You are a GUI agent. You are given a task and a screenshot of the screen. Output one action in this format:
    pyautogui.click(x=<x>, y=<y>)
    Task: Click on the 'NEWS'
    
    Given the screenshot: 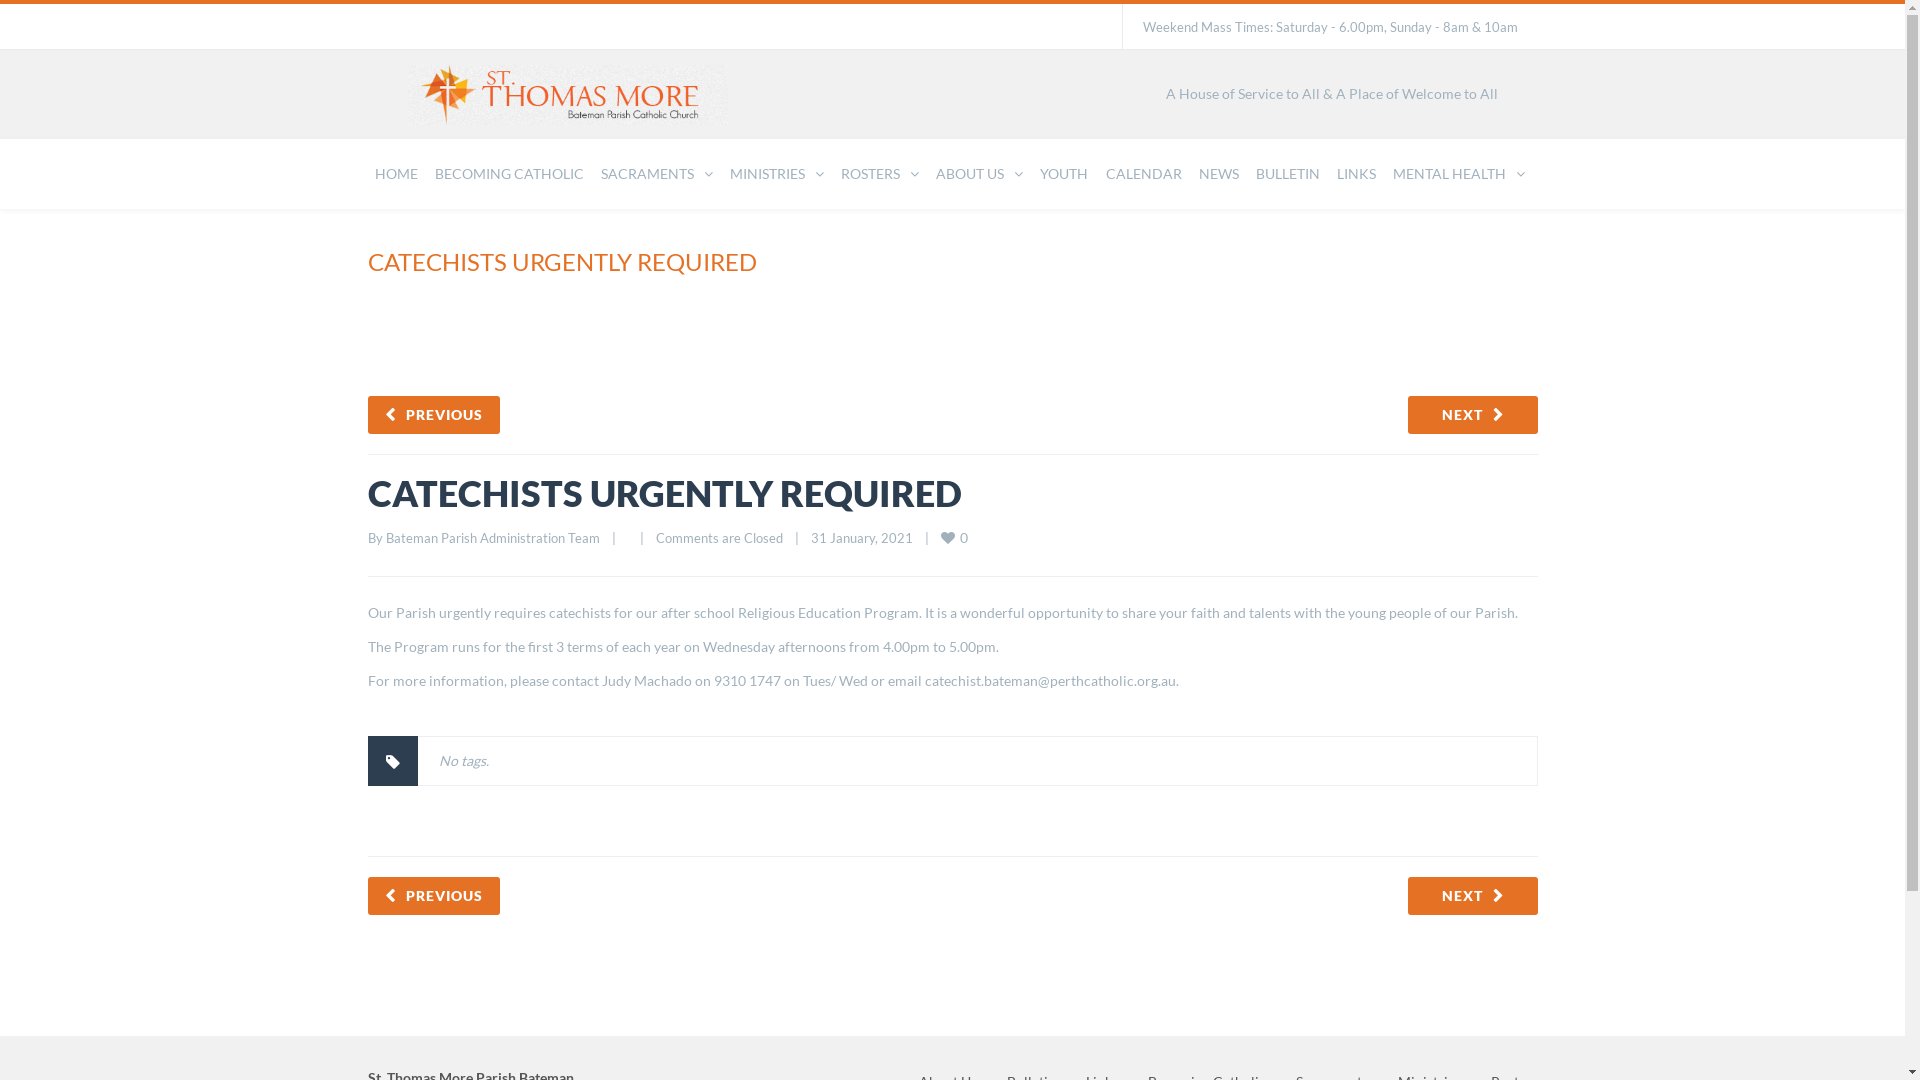 What is the action you would take?
    pyautogui.click(x=1218, y=172)
    